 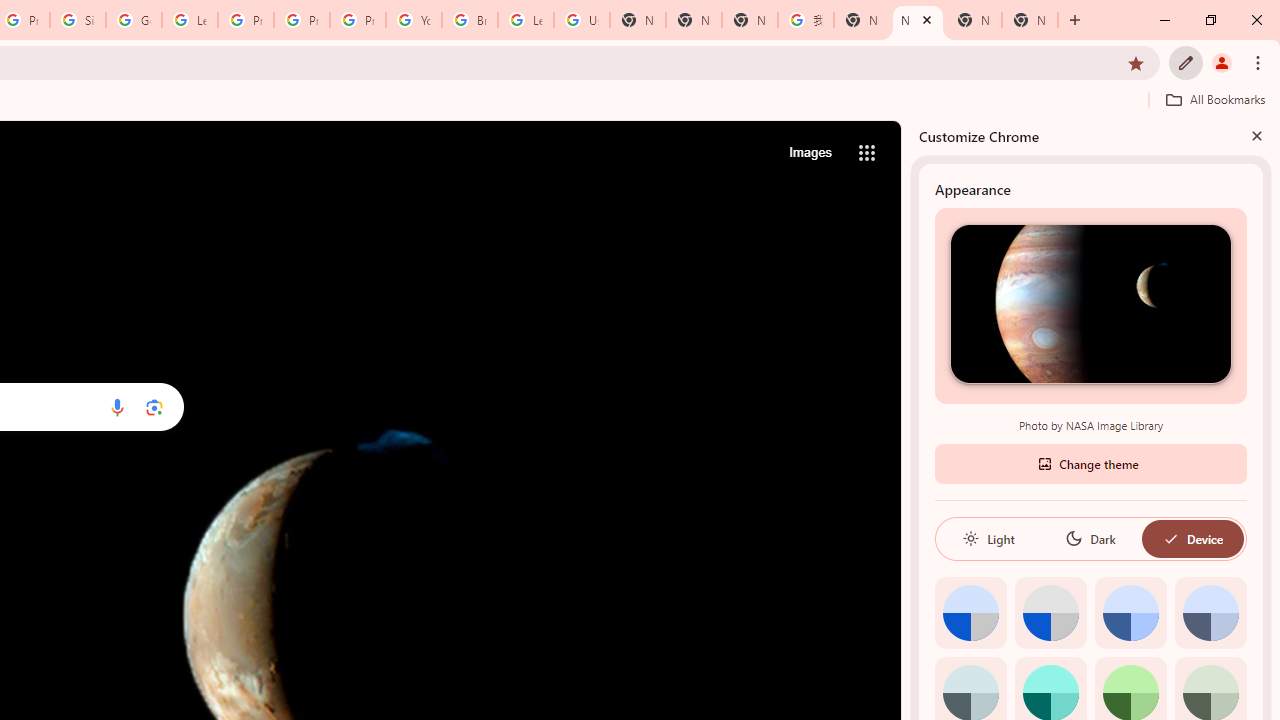 I want to click on 'Light', so click(x=988, y=537).